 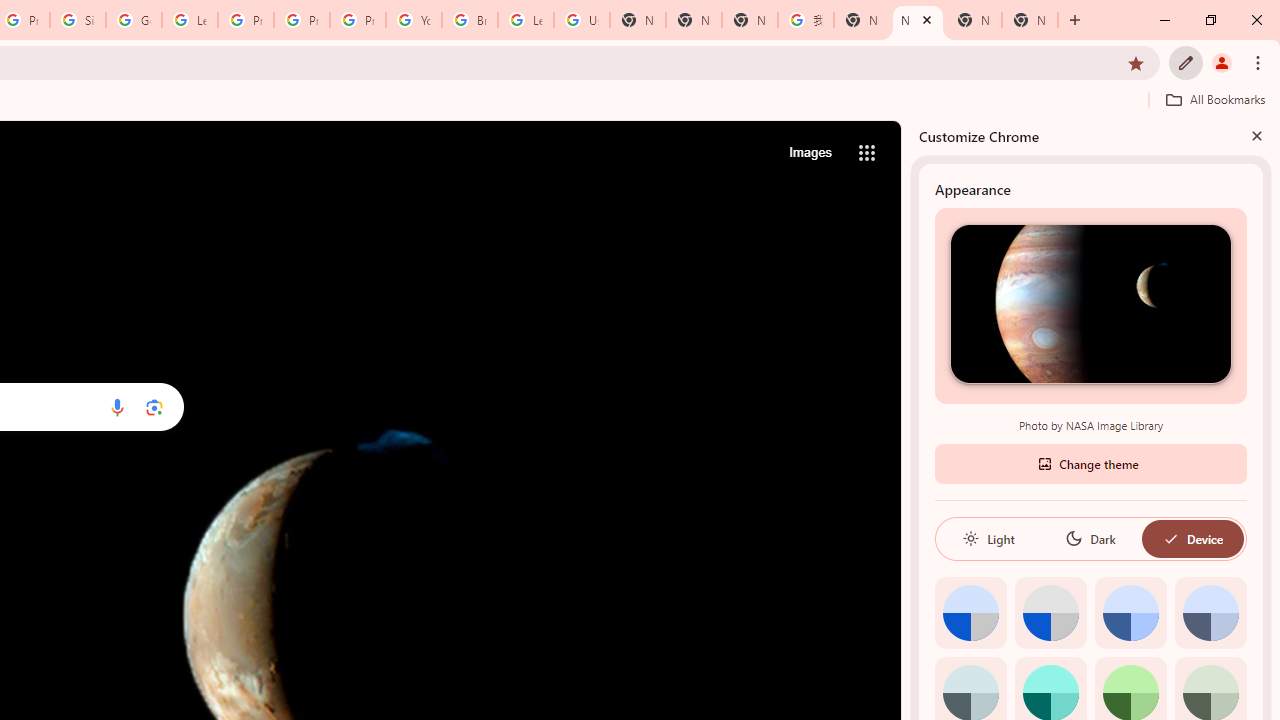 I want to click on 'Light', so click(x=988, y=537).